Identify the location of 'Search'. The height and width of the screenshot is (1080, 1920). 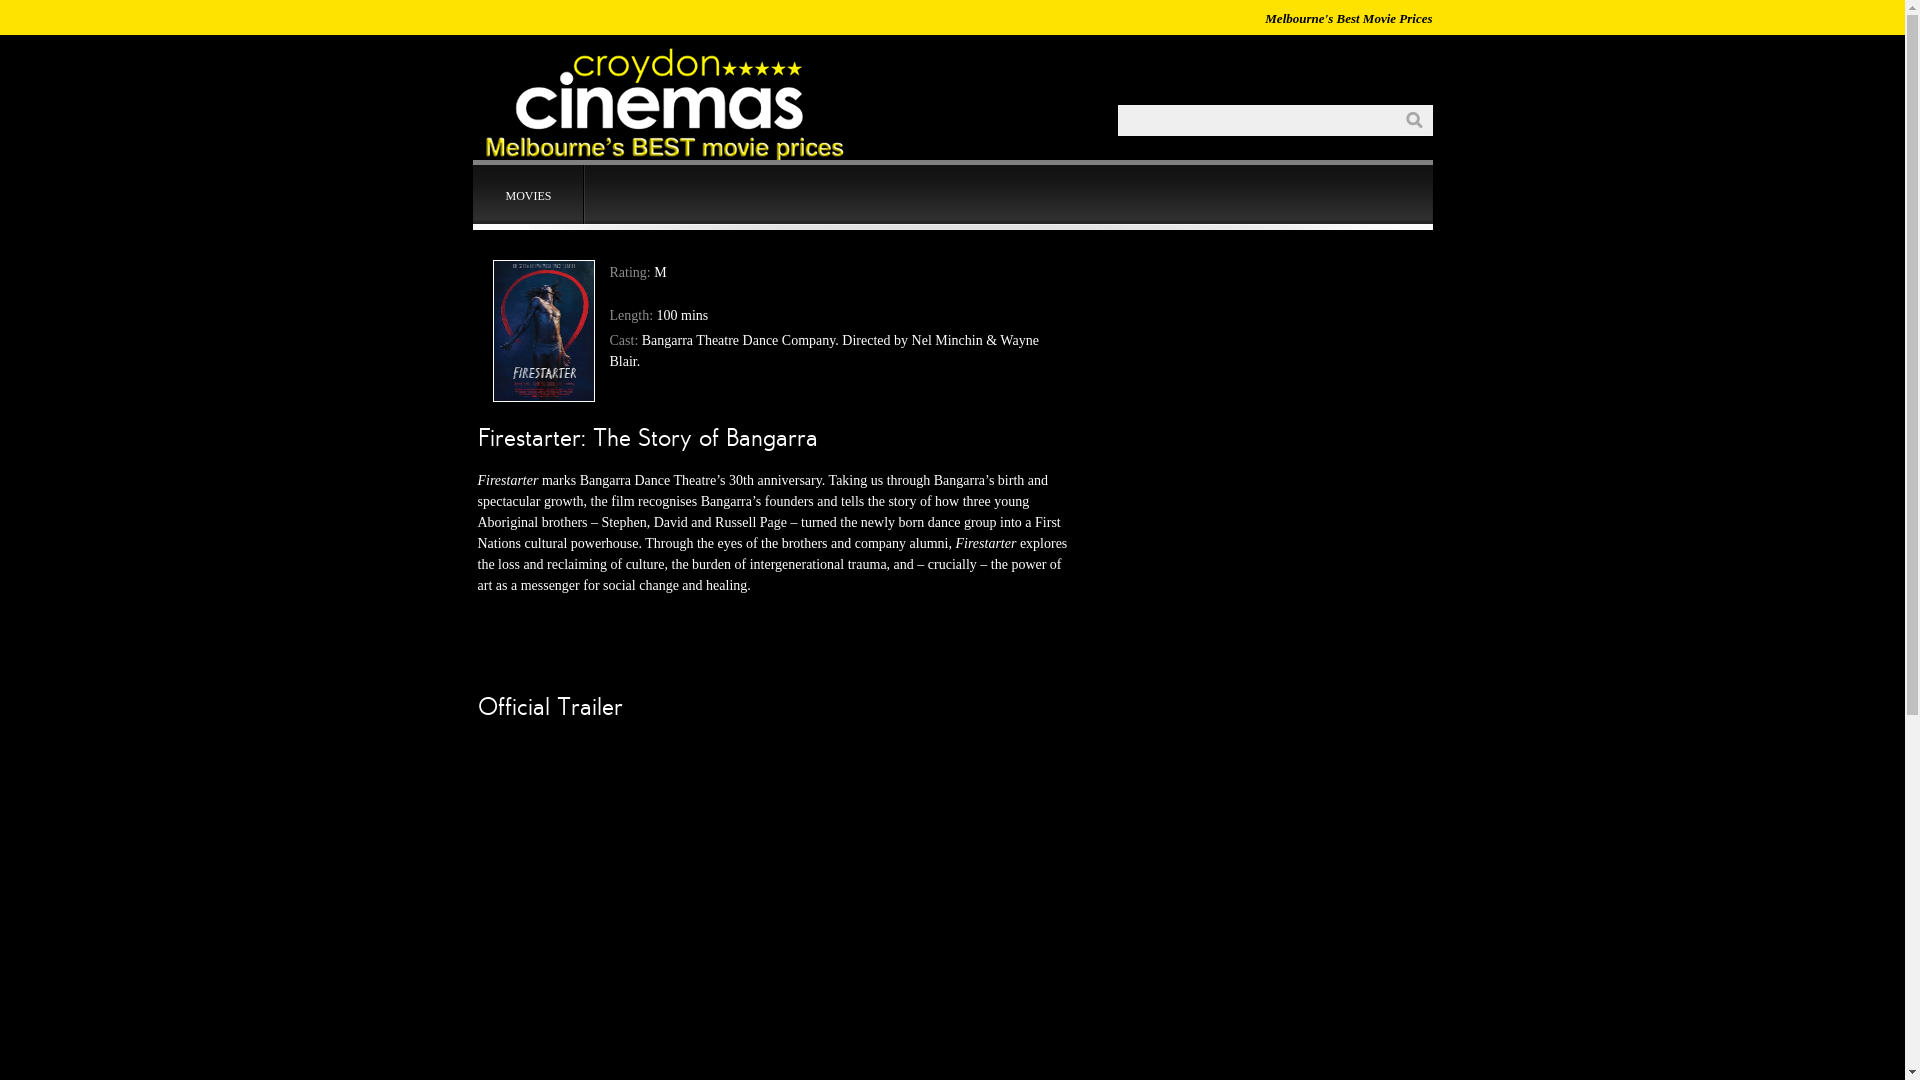
(1396, 120).